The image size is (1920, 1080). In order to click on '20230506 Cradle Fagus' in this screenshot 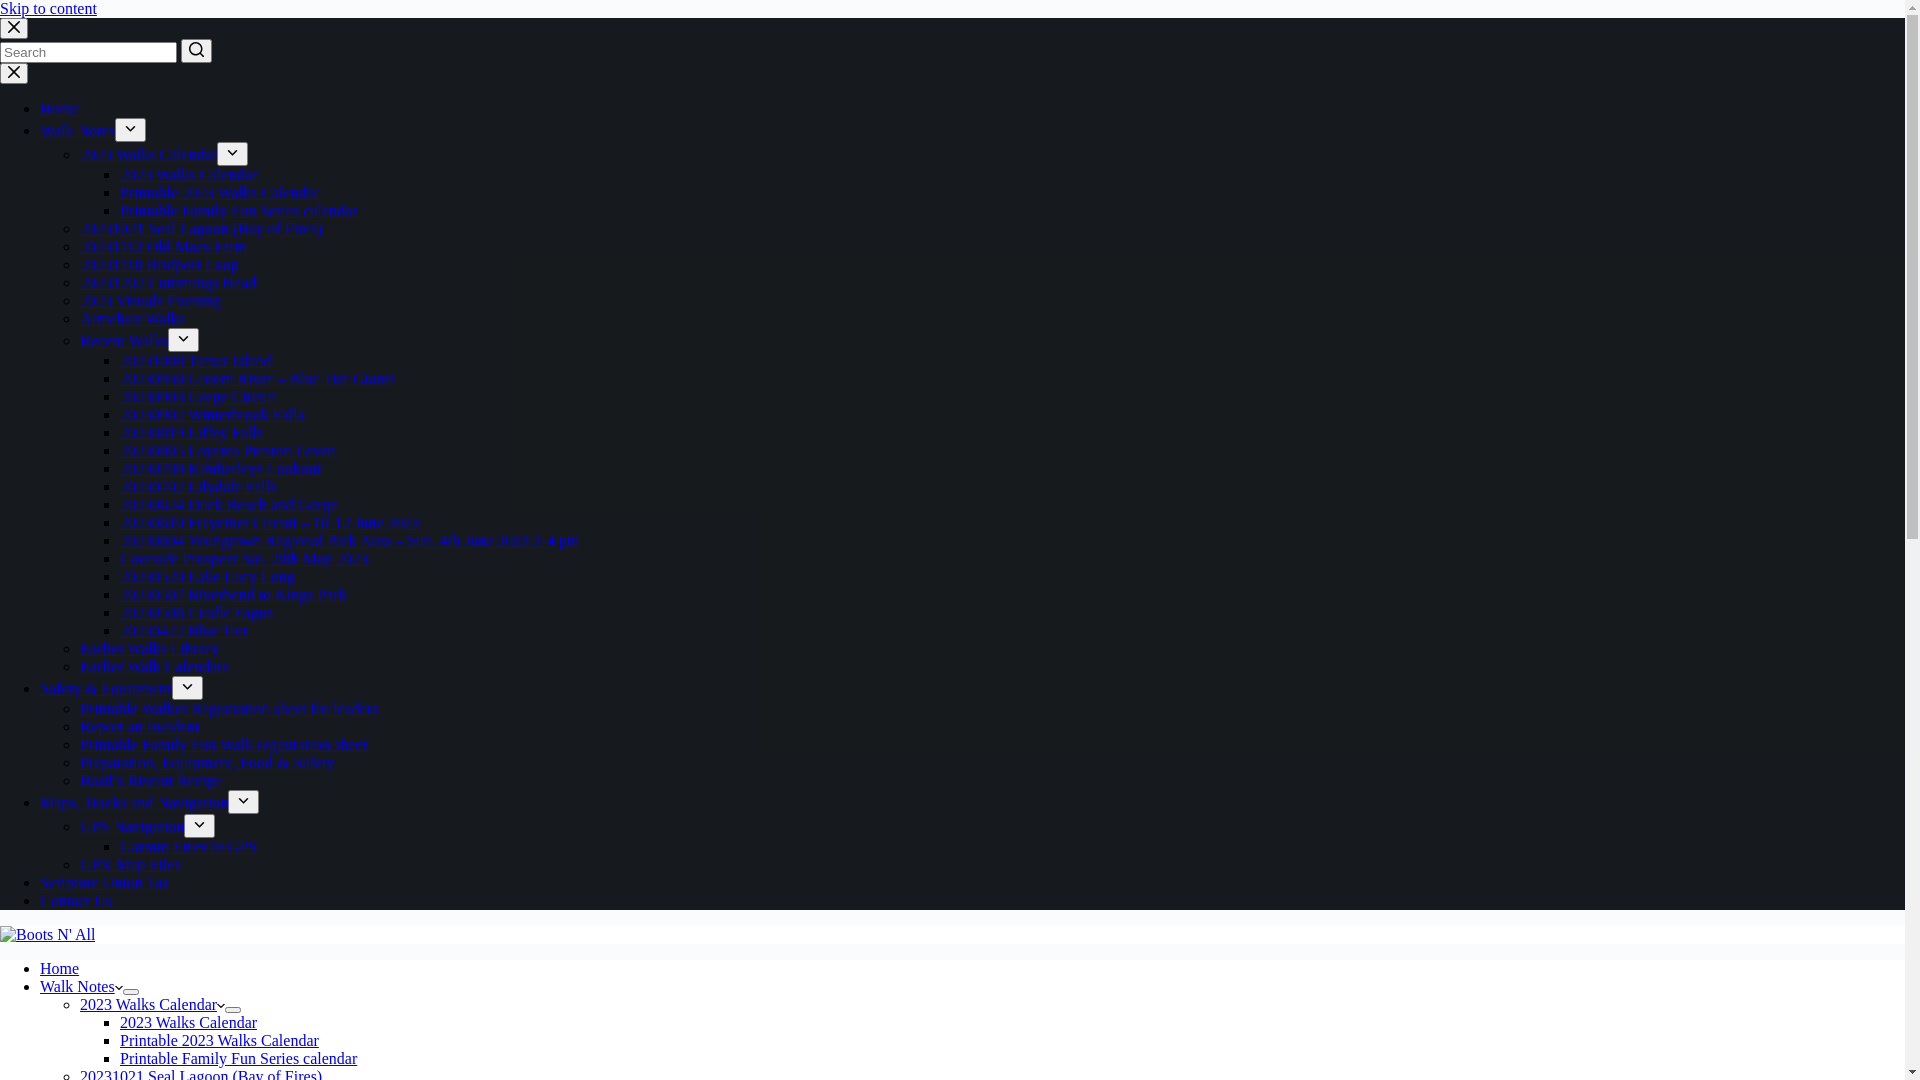, I will do `click(119, 611)`.